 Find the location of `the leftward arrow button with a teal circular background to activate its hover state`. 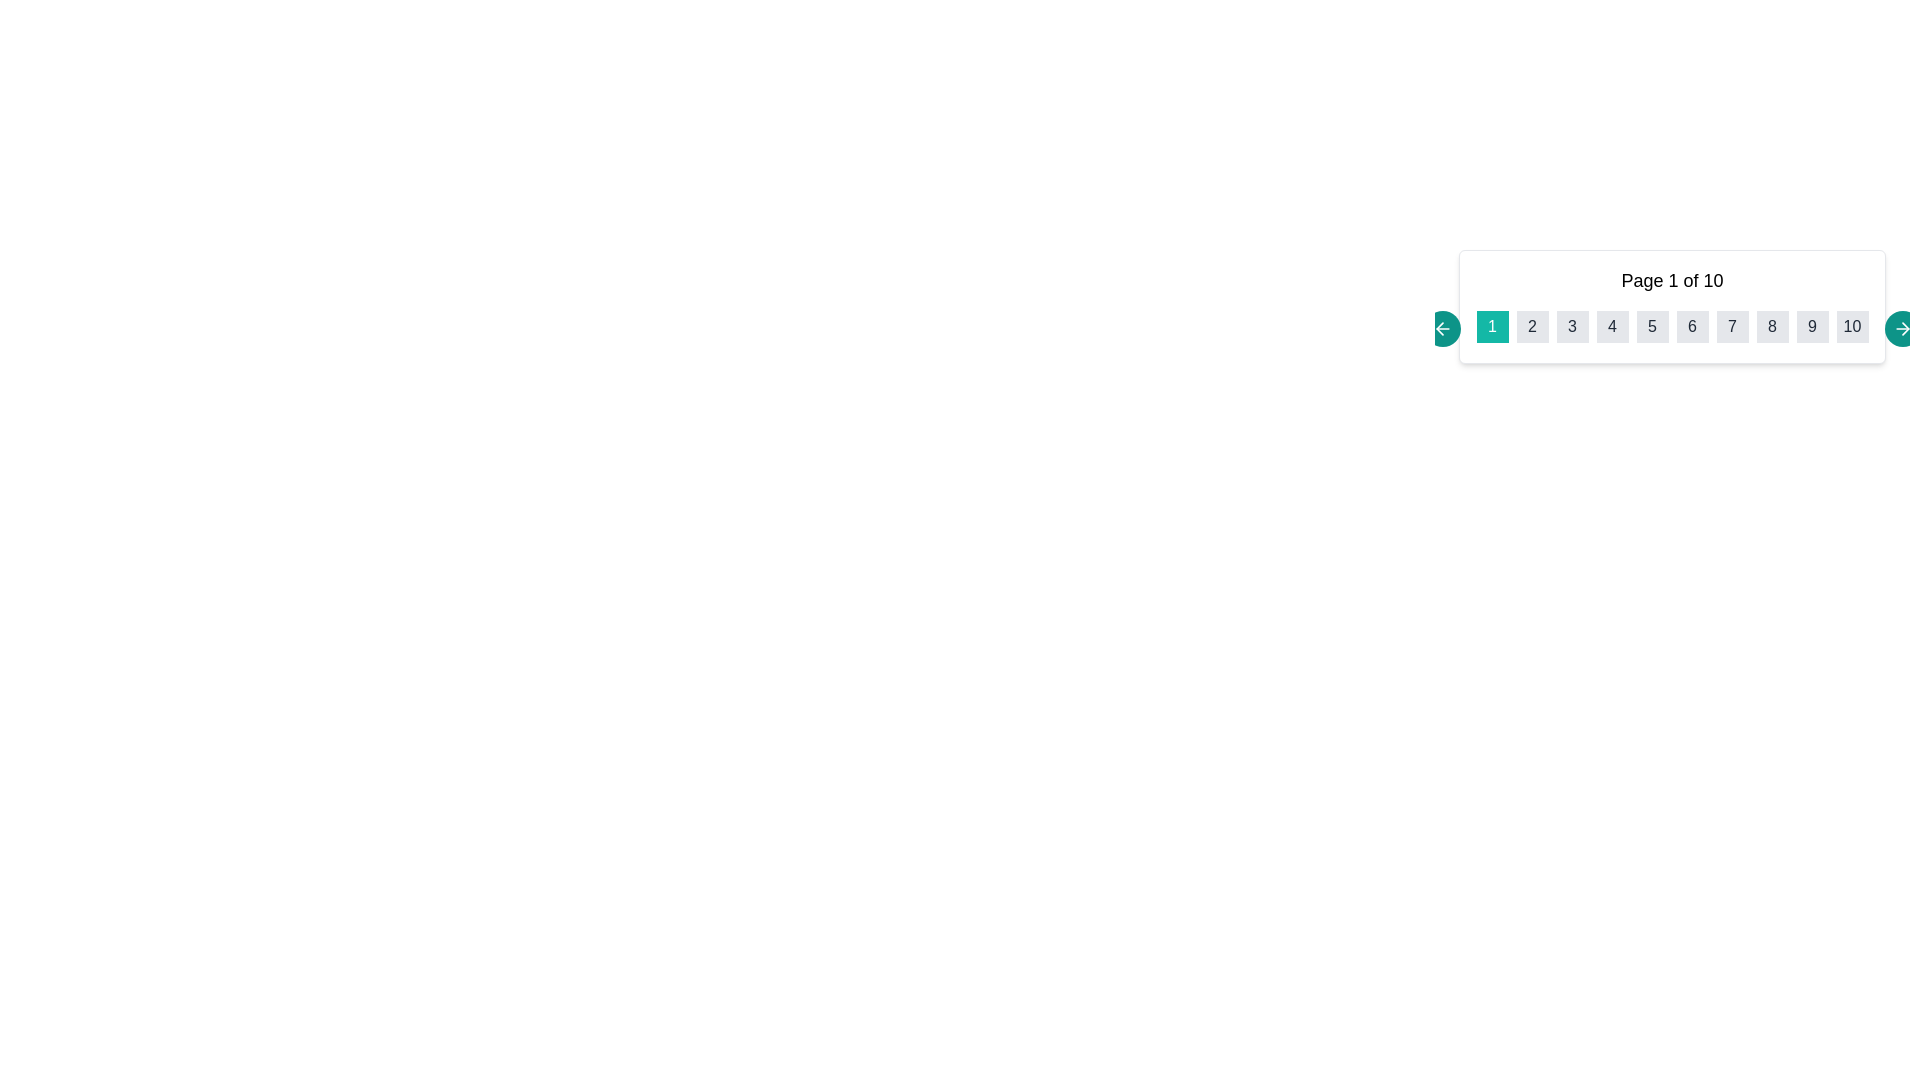

the leftward arrow button with a teal circular background to activate its hover state is located at coordinates (1442, 327).